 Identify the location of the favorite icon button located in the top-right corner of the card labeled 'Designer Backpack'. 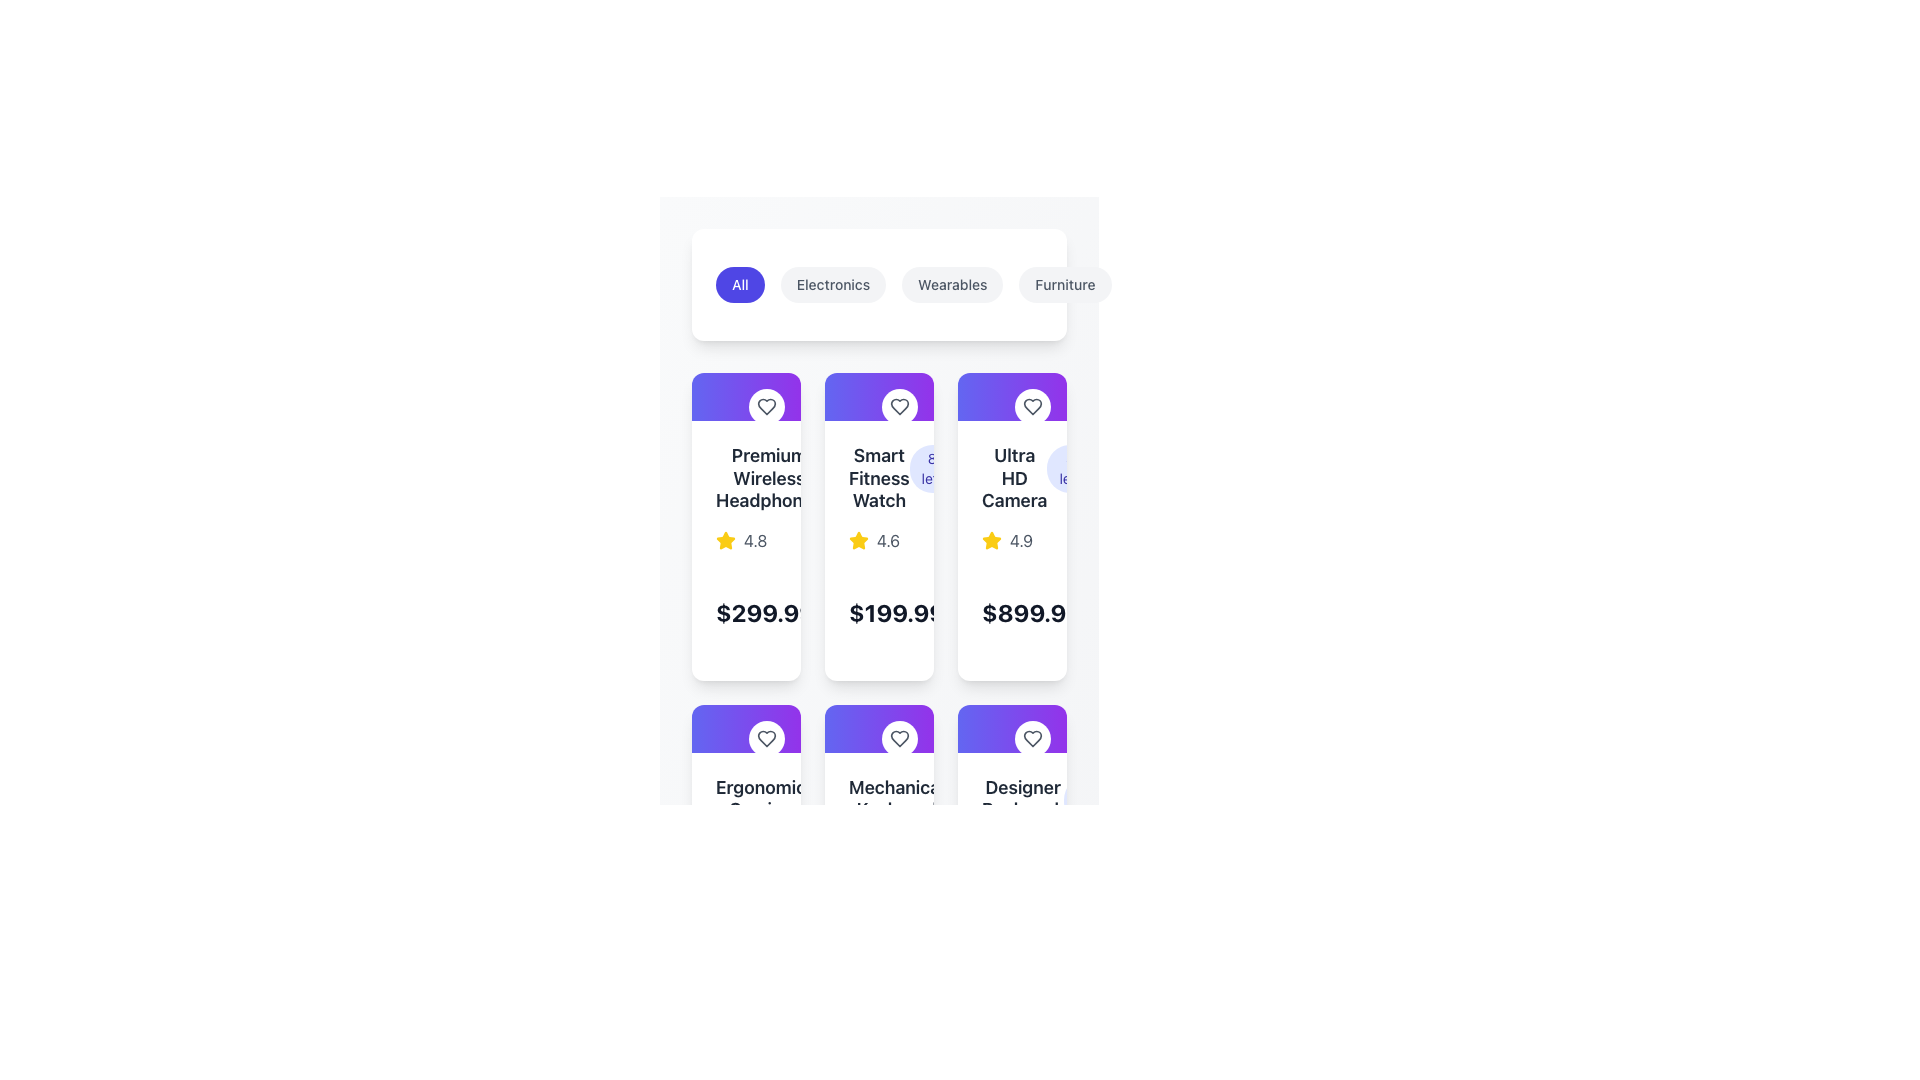
(1032, 738).